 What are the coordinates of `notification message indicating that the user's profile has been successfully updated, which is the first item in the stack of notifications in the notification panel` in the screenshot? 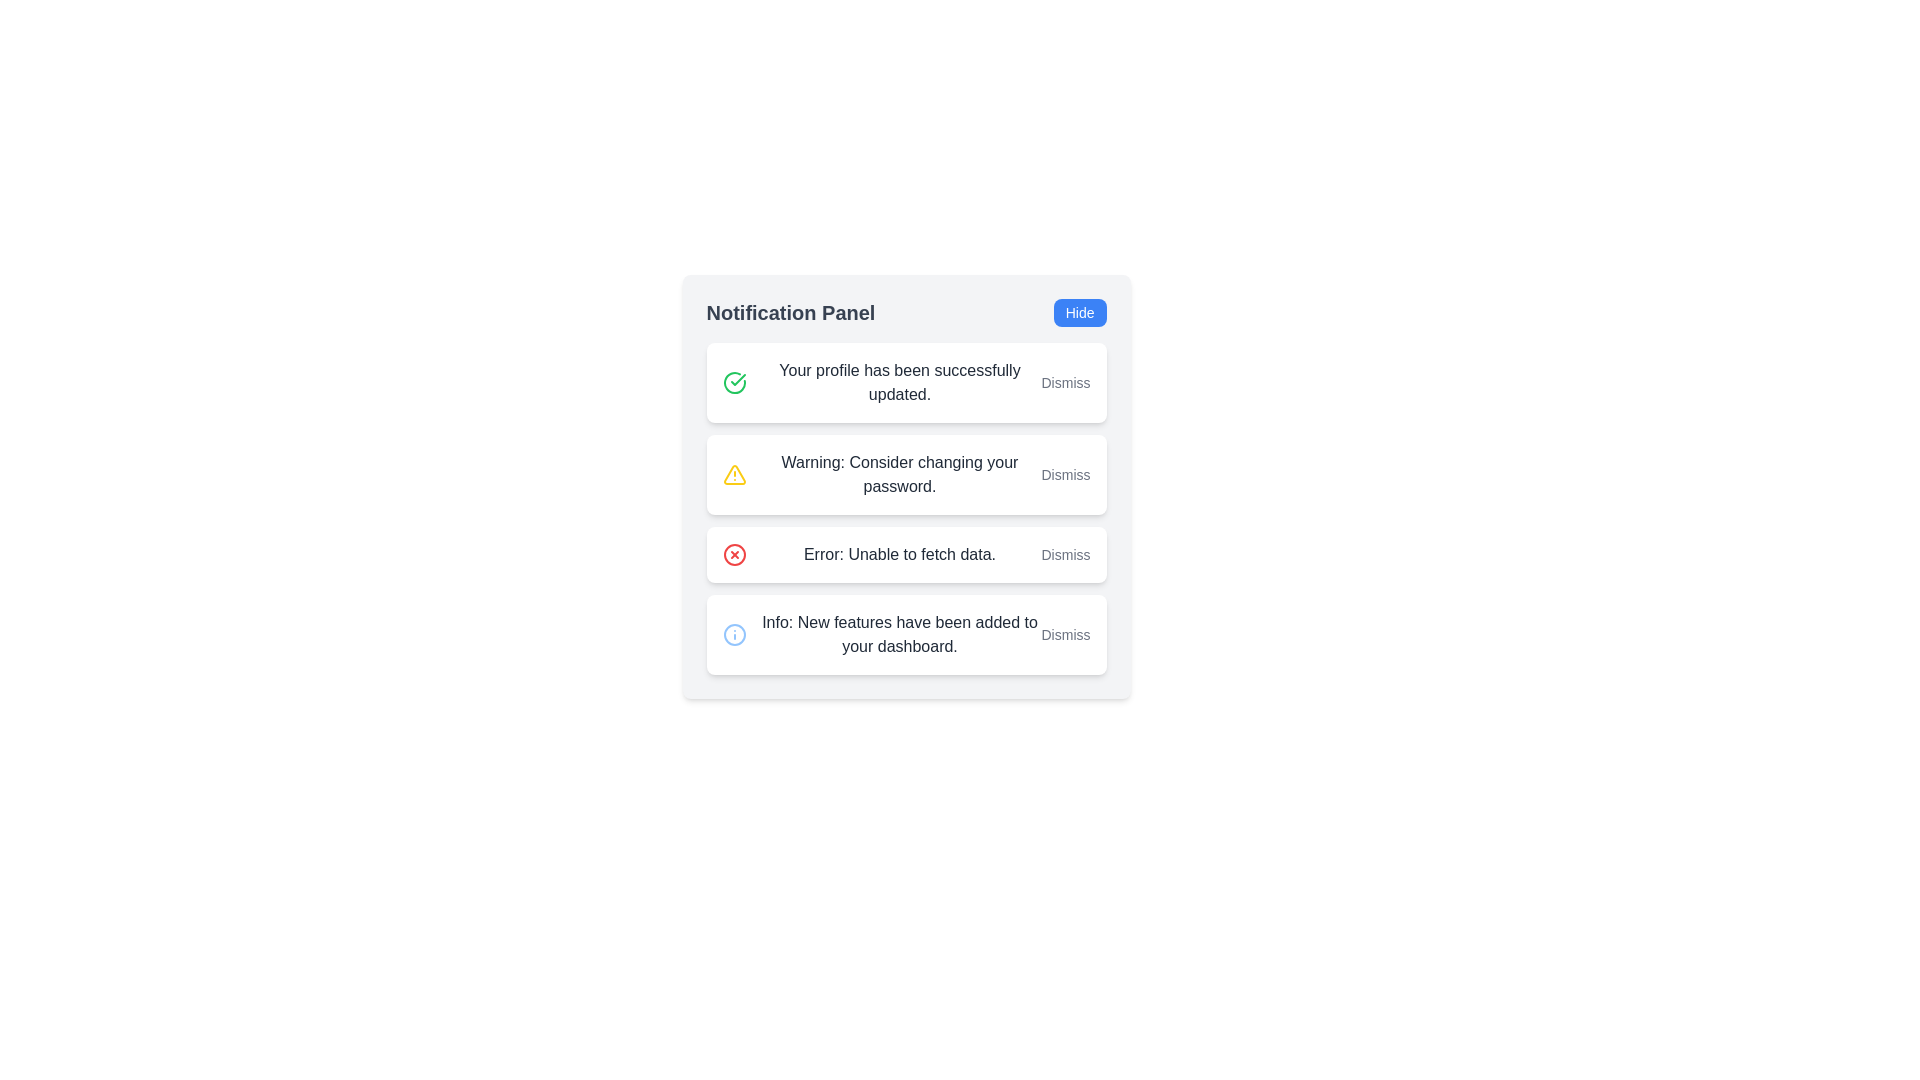 It's located at (905, 382).